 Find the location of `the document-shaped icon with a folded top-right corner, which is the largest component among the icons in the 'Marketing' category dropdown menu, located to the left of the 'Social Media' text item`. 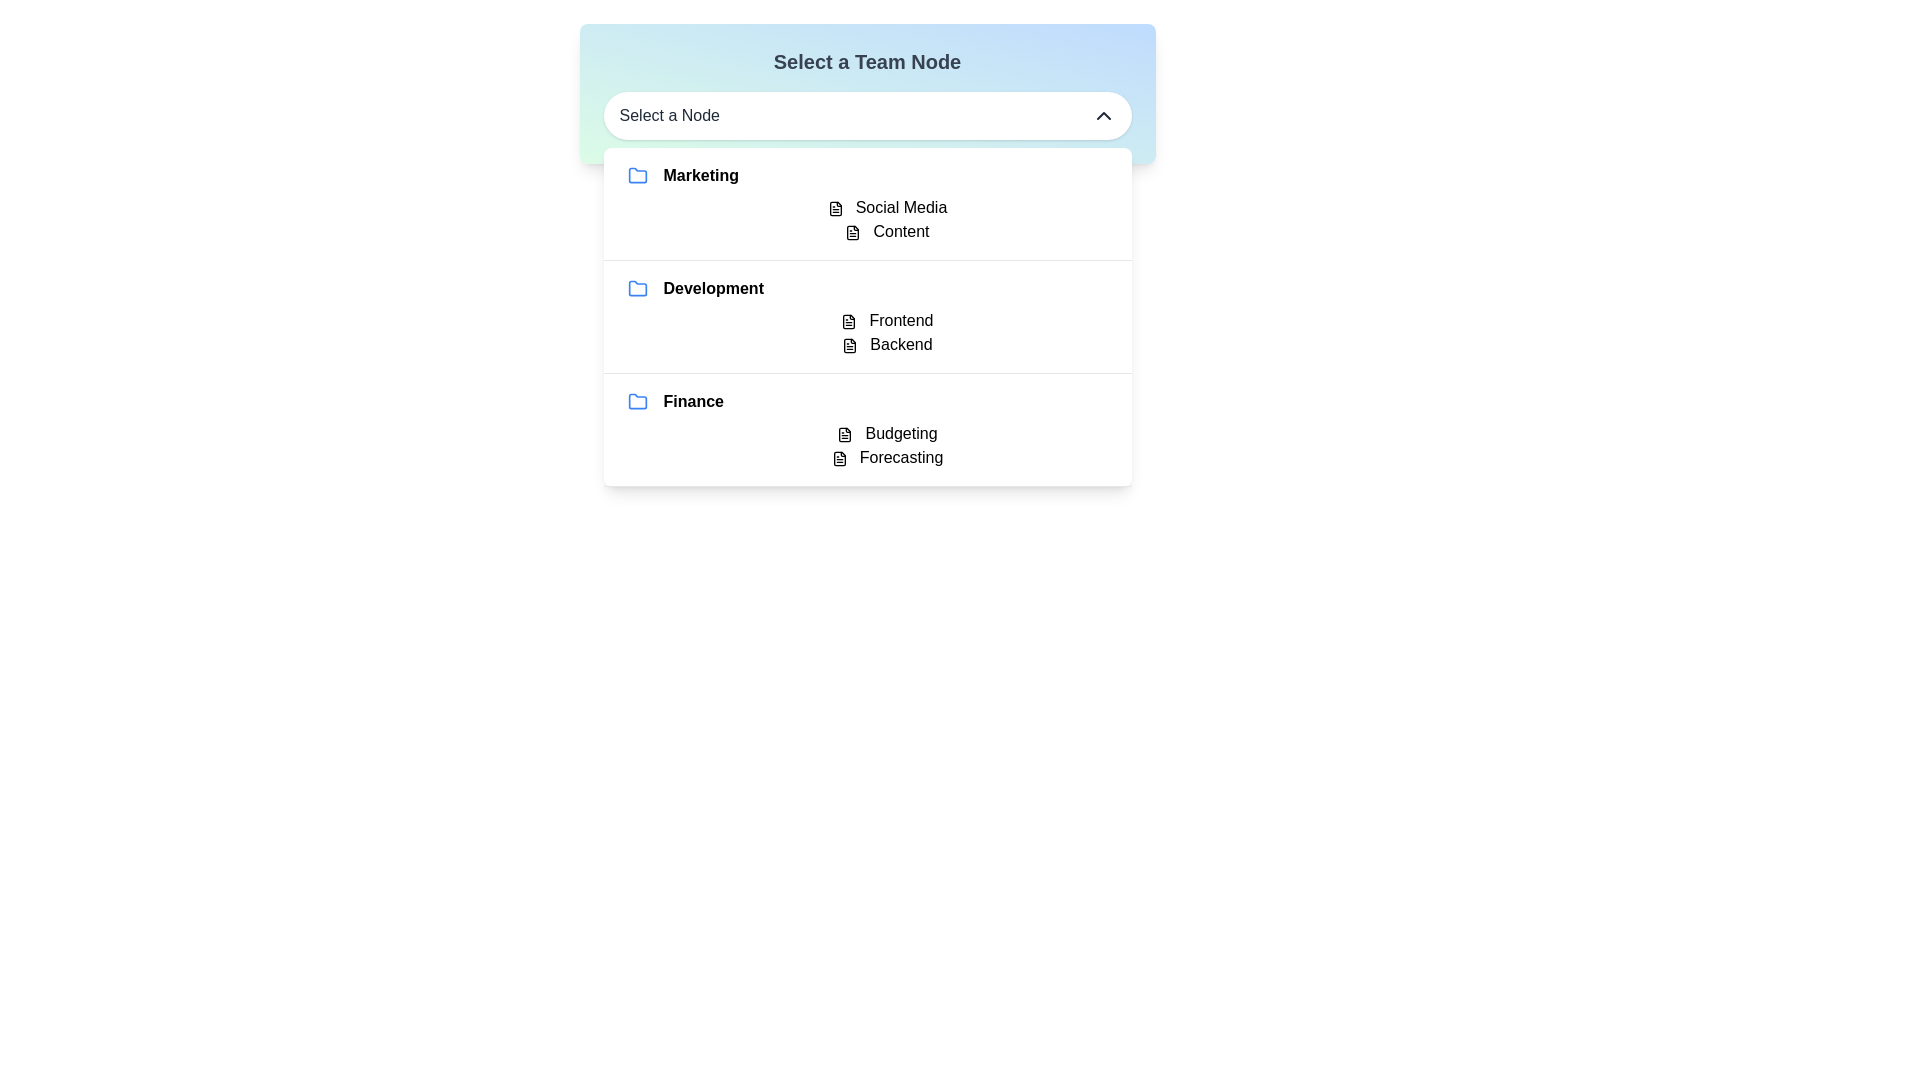

the document-shaped icon with a folded top-right corner, which is the largest component among the icons in the 'Marketing' category dropdown menu, located to the left of the 'Social Media' text item is located at coordinates (835, 208).